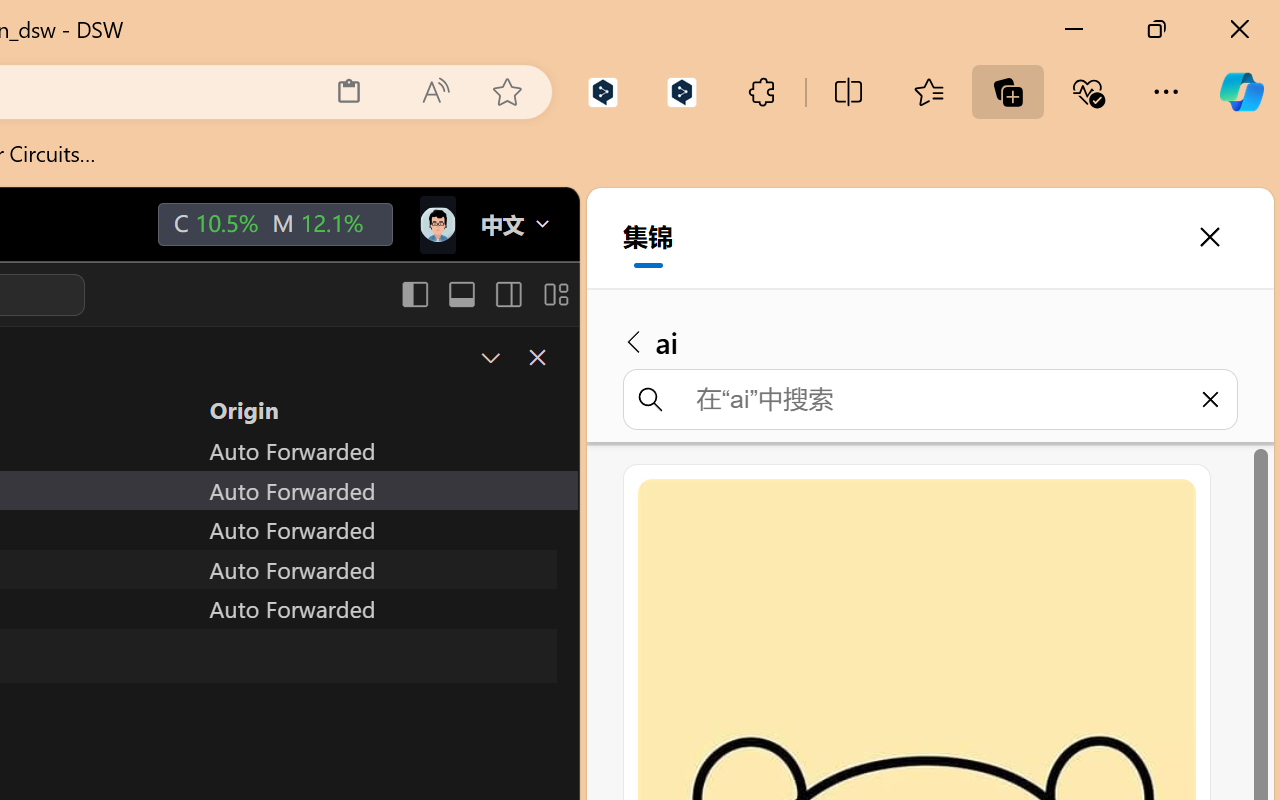 This screenshot has height=800, width=1280. Describe the element at coordinates (460, 294) in the screenshot. I see `'Toggle Panel (Ctrl+J)'` at that location.